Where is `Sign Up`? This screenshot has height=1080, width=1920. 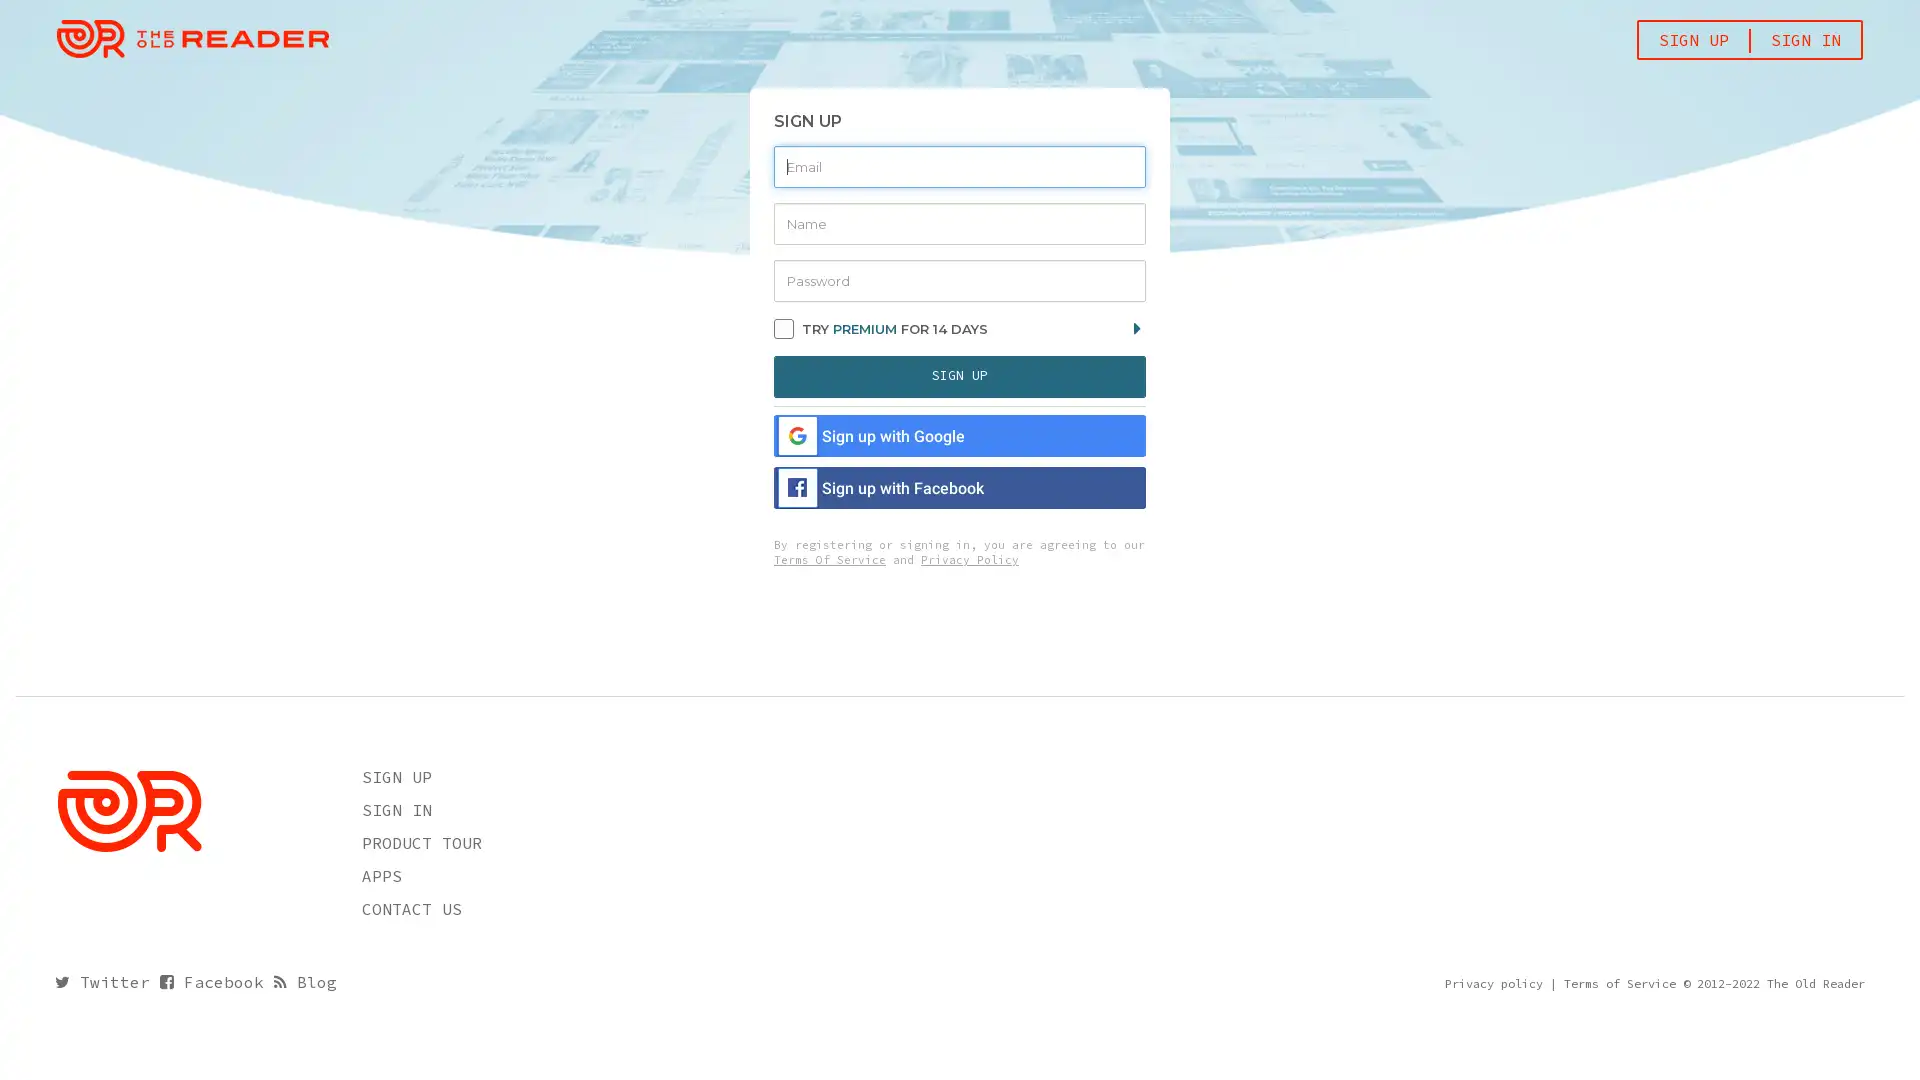
Sign Up is located at coordinates (960, 375).